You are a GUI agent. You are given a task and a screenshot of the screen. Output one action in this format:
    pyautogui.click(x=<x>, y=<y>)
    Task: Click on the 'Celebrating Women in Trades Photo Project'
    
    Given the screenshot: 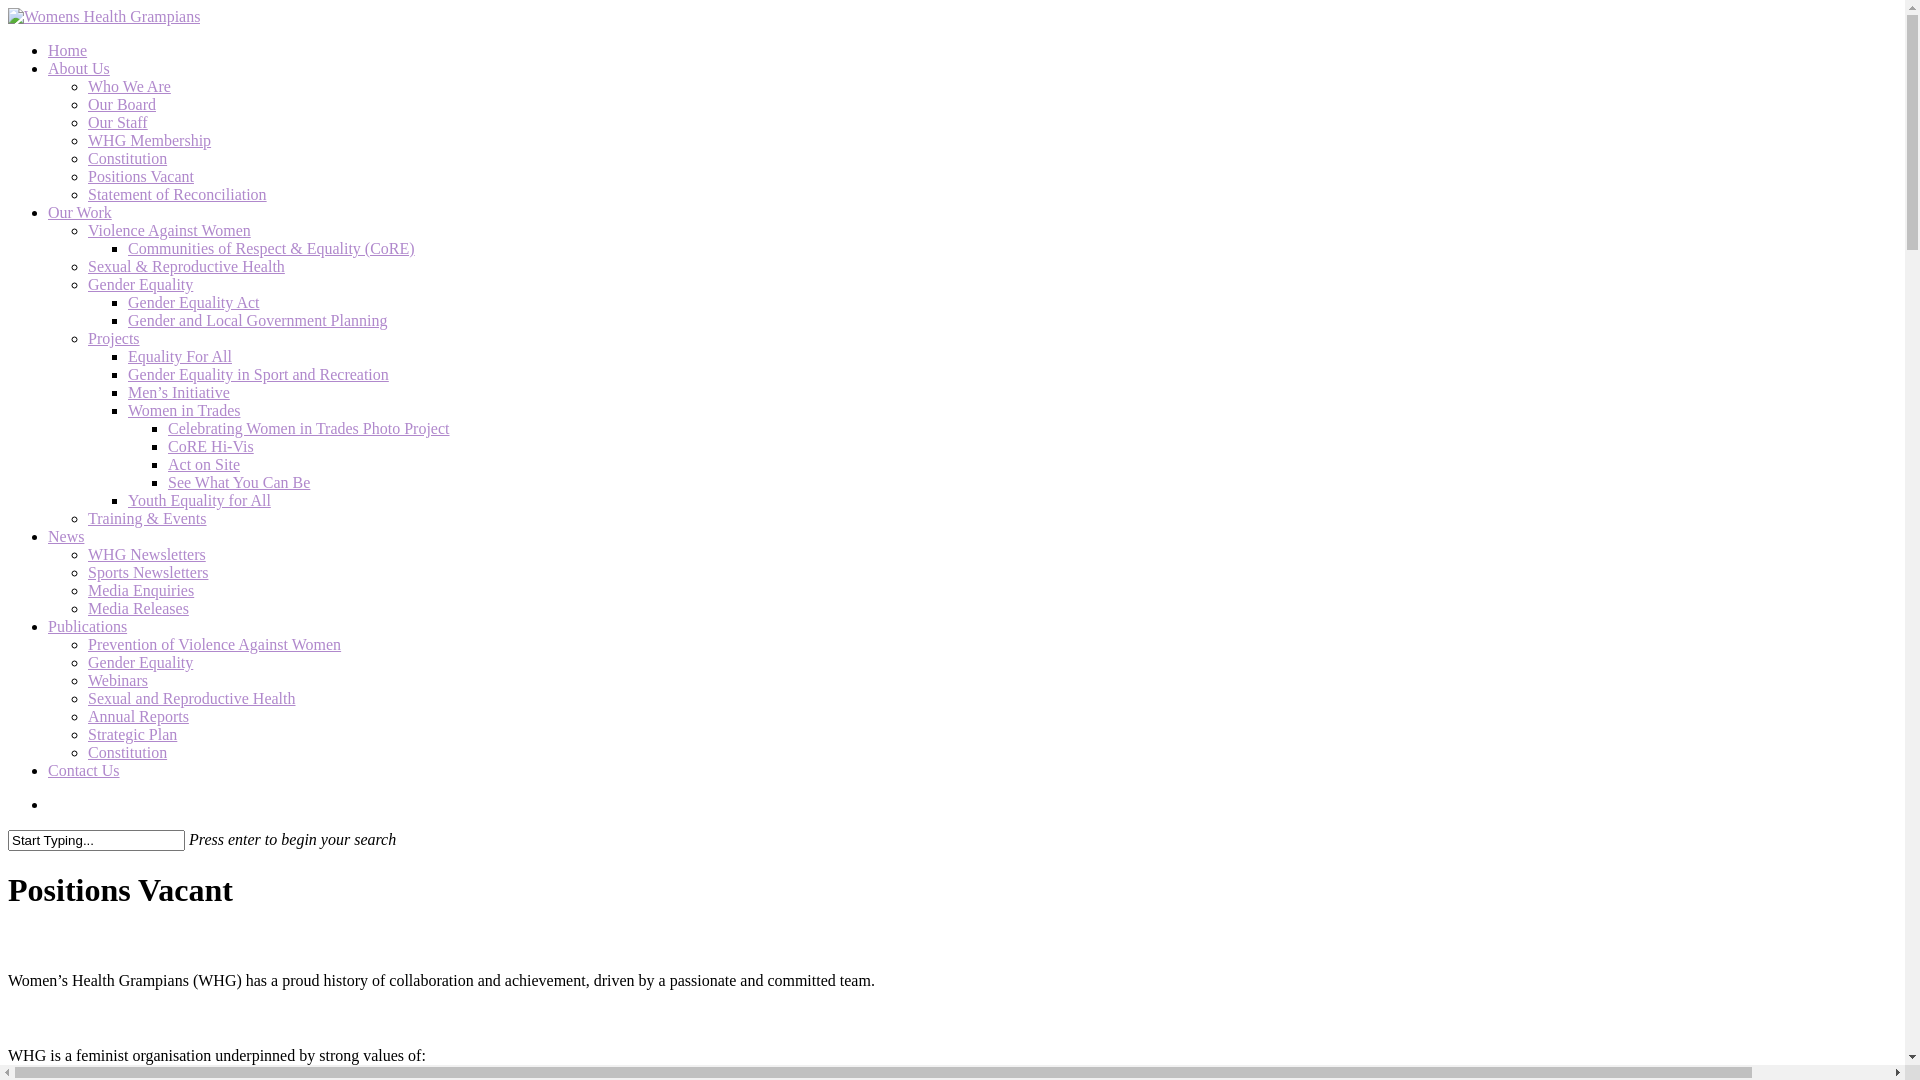 What is the action you would take?
    pyautogui.click(x=307, y=427)
    